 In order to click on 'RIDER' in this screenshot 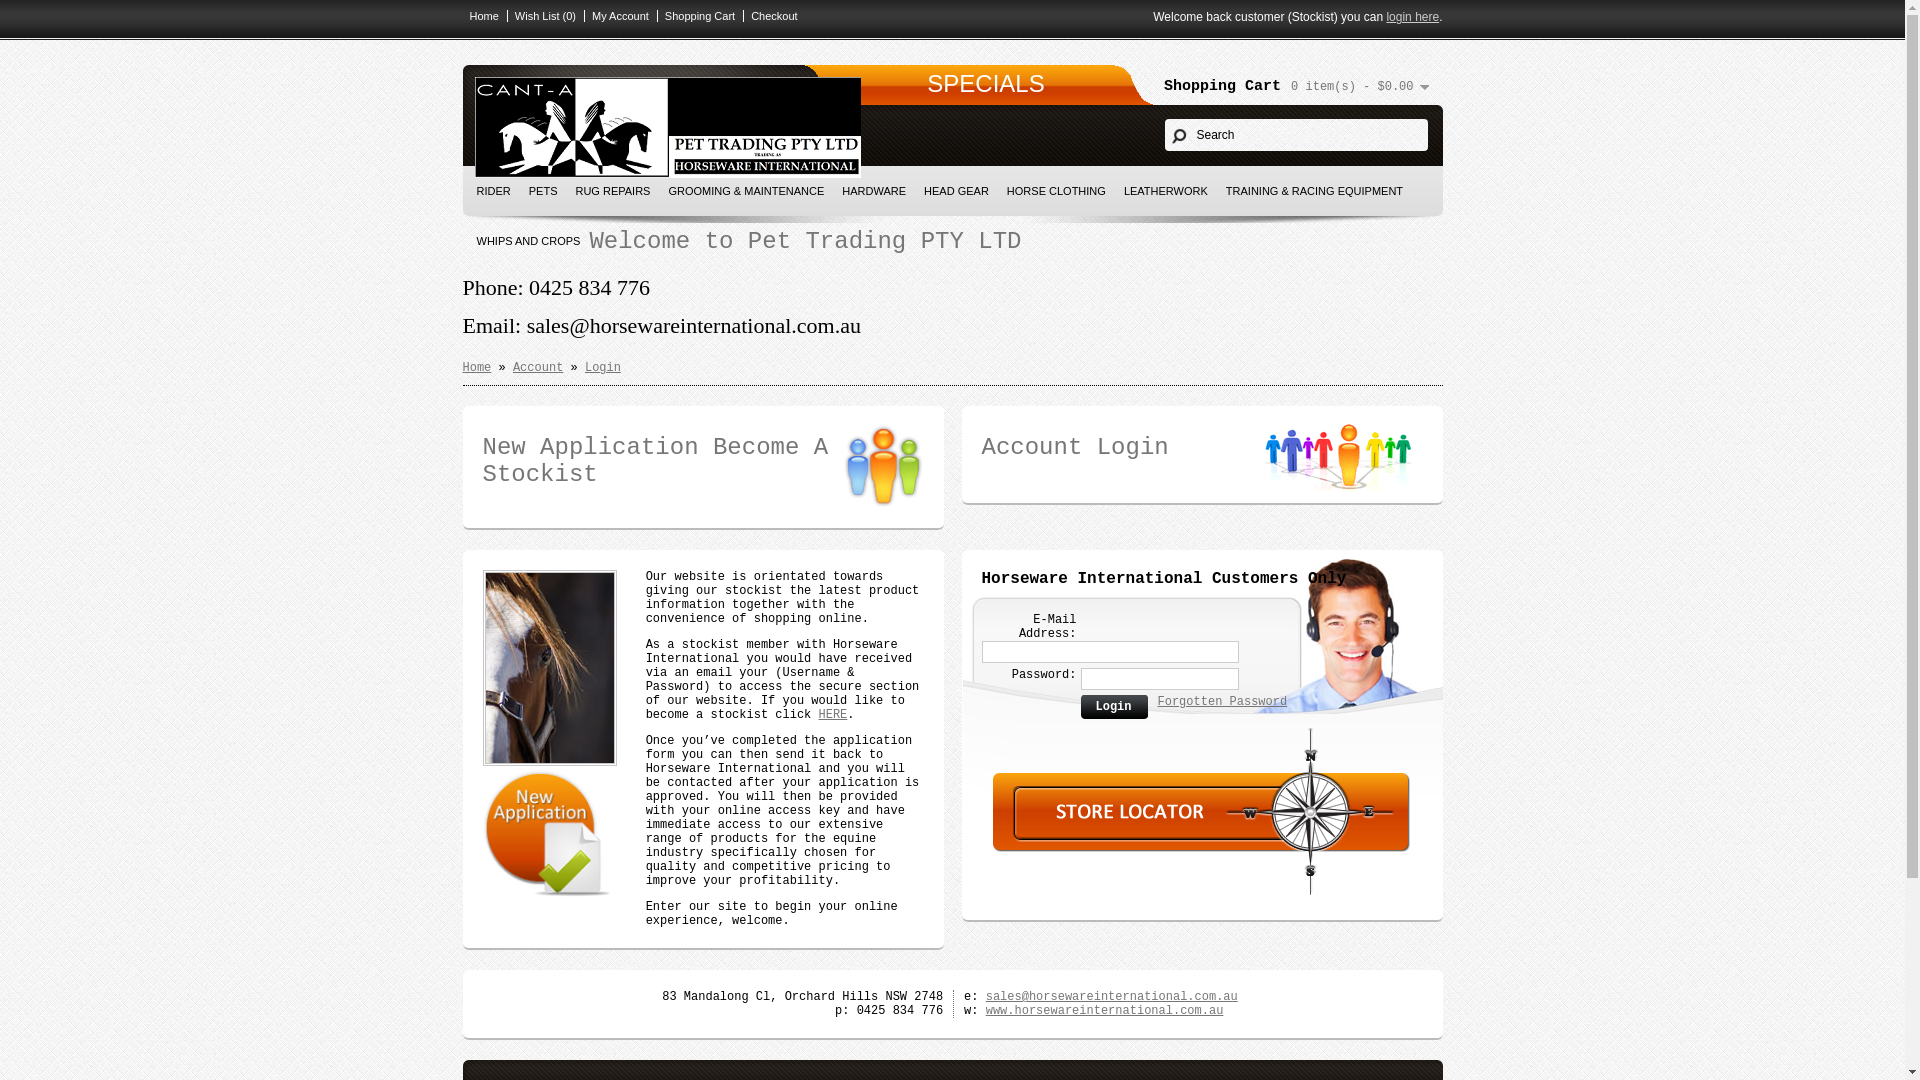, I will do `click(494, 191)`.